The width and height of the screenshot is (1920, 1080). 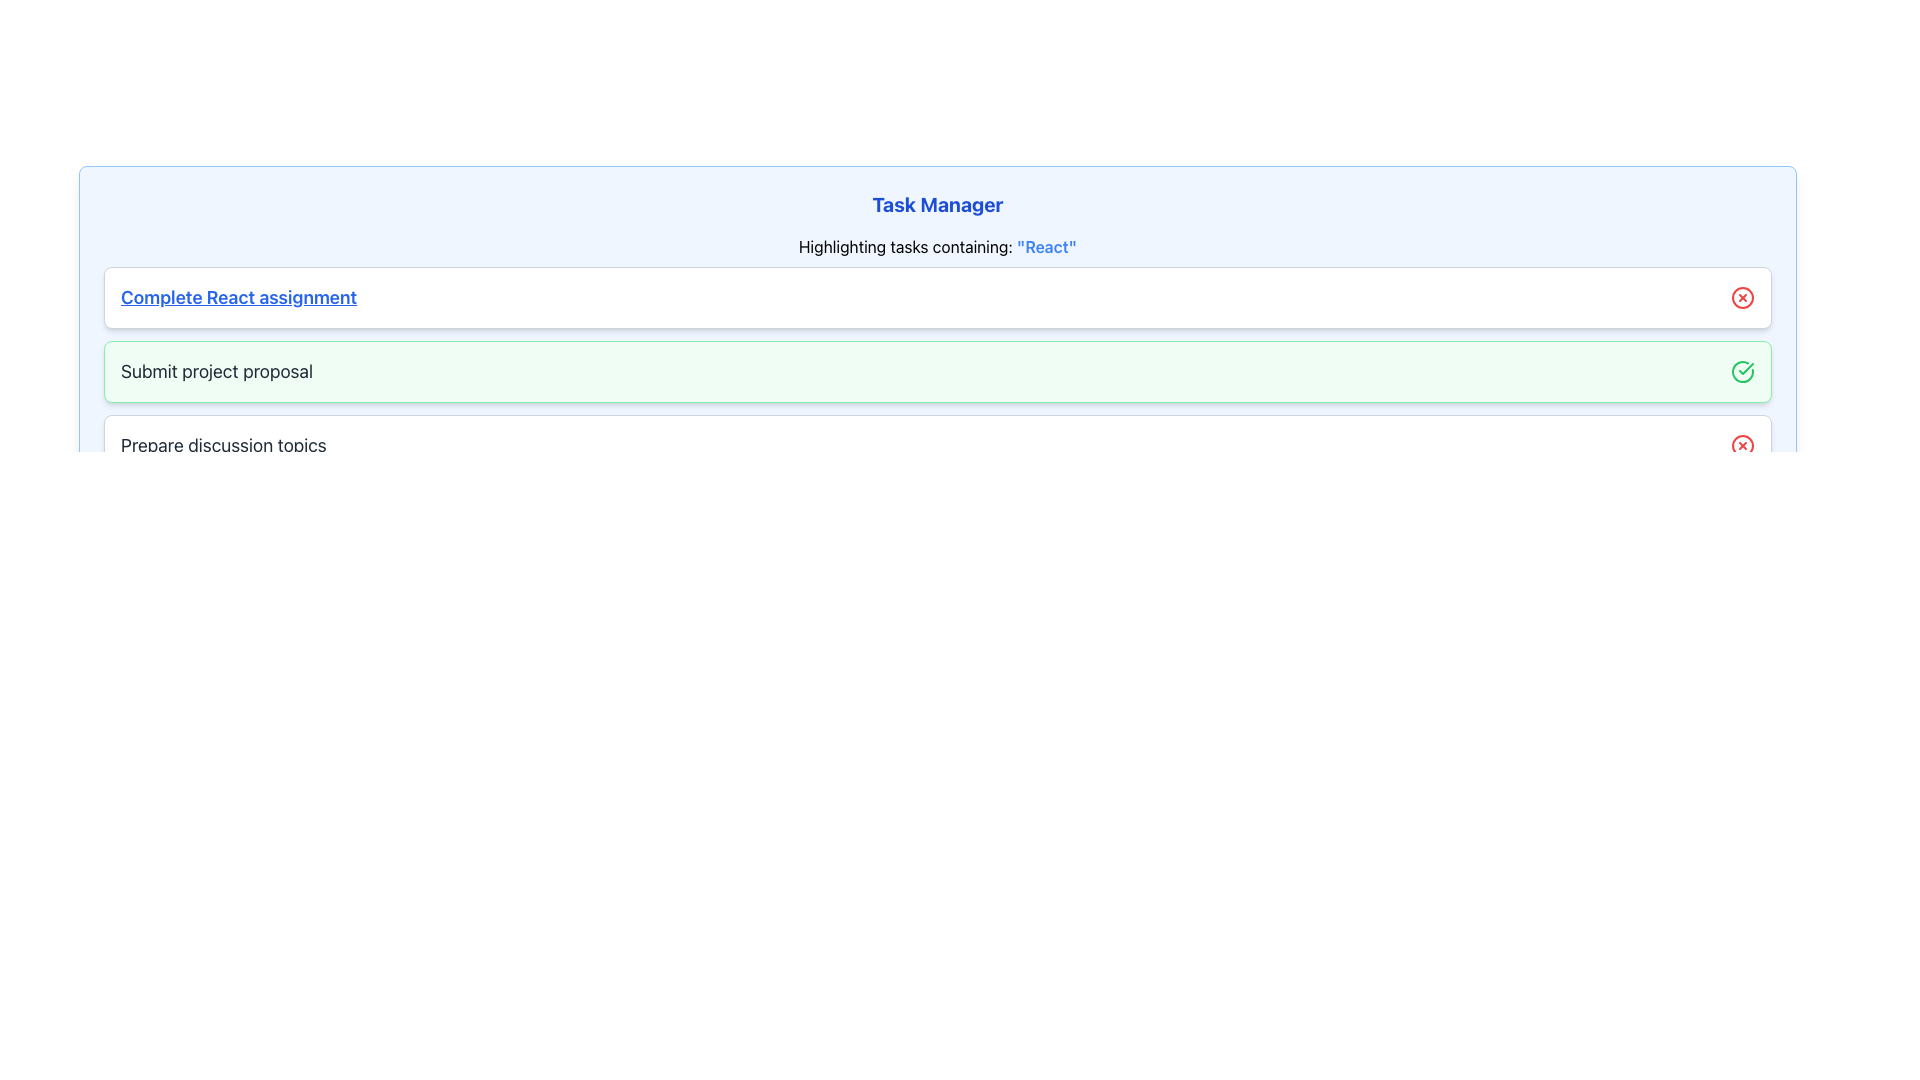 What do you see at coordinates (1741, 297) in the screenshot?
I see `the SVG Circle that forms part of the close icon located adjacent to the right side of the task element titled 'Complete React assignment'` at bounding box center [1741, 297].